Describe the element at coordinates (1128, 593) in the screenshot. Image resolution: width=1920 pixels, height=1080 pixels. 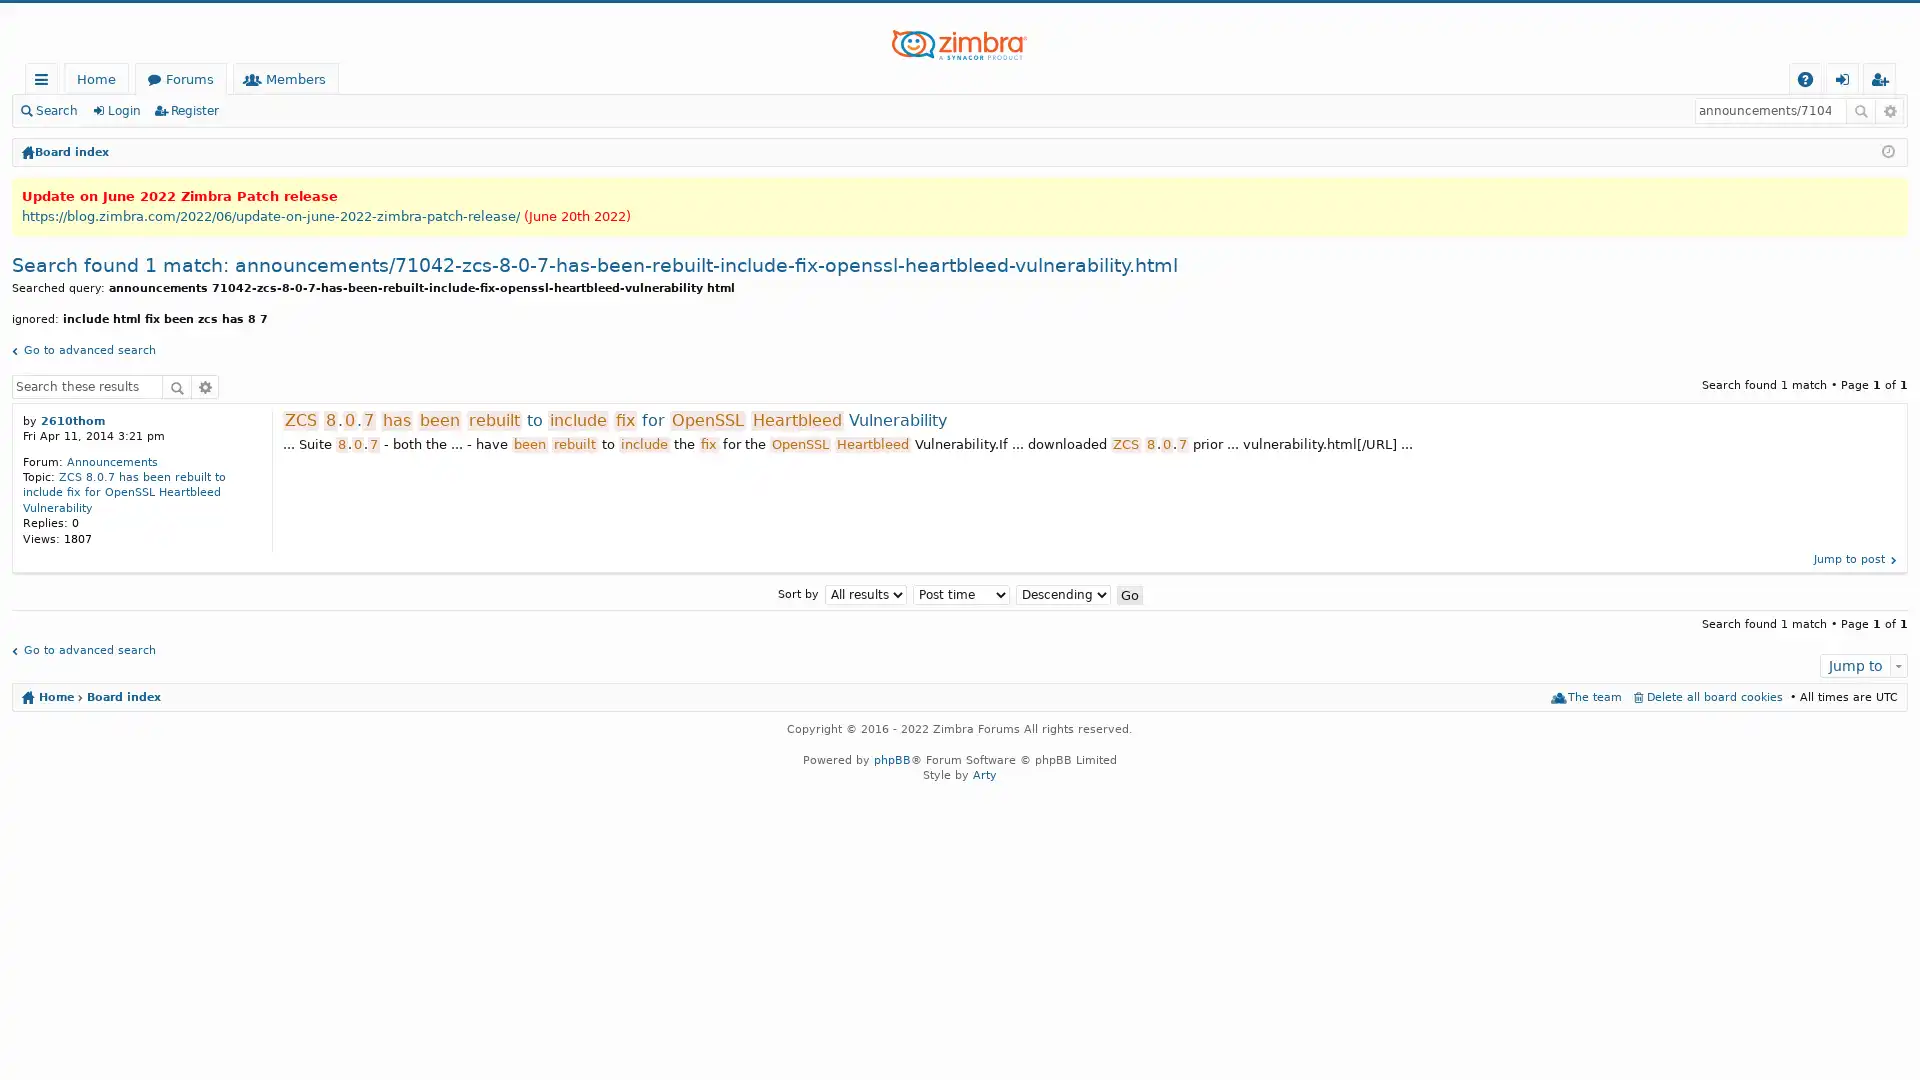
I see `Go` at that location.